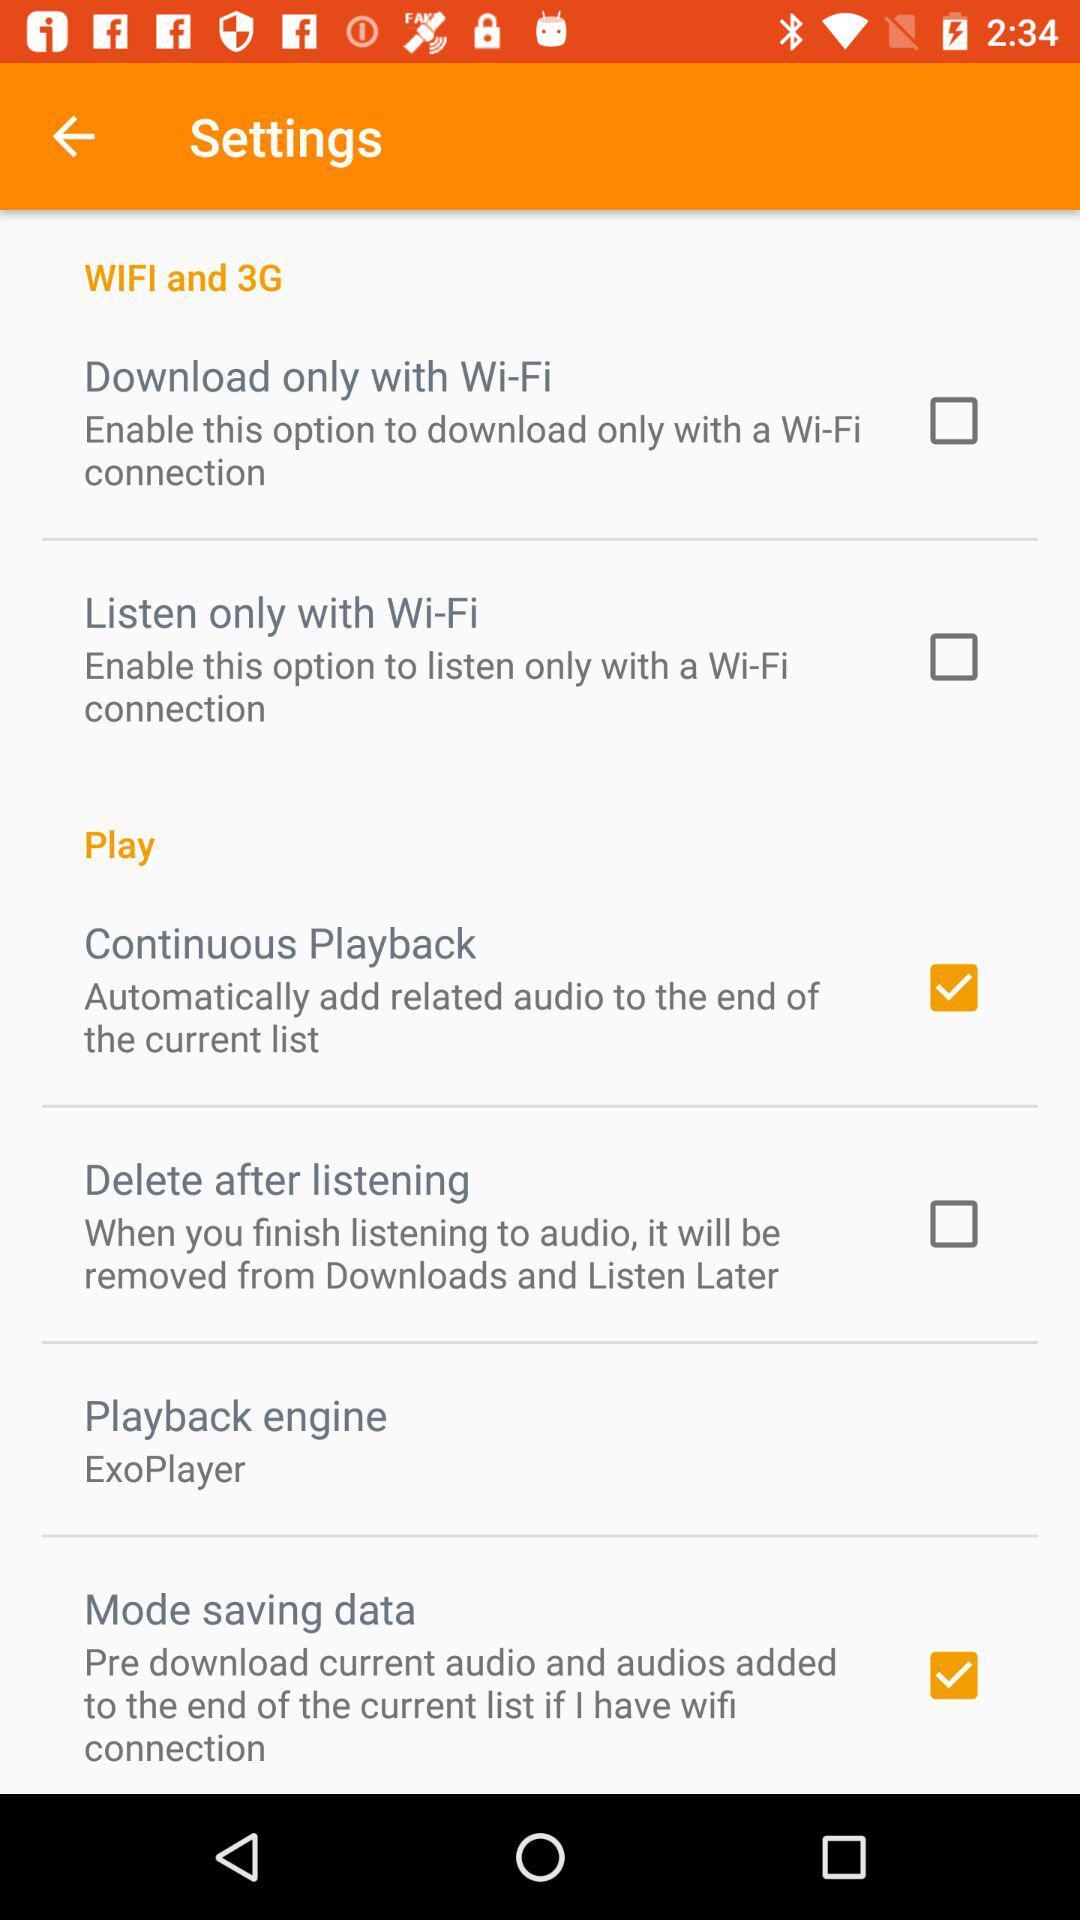 The height and width of the screenshot is (1920, 1080). What do you see at coordinates (164, 1467) in the screenshot?
I see `the exoplayer item` at bounding box center [164, 1467].